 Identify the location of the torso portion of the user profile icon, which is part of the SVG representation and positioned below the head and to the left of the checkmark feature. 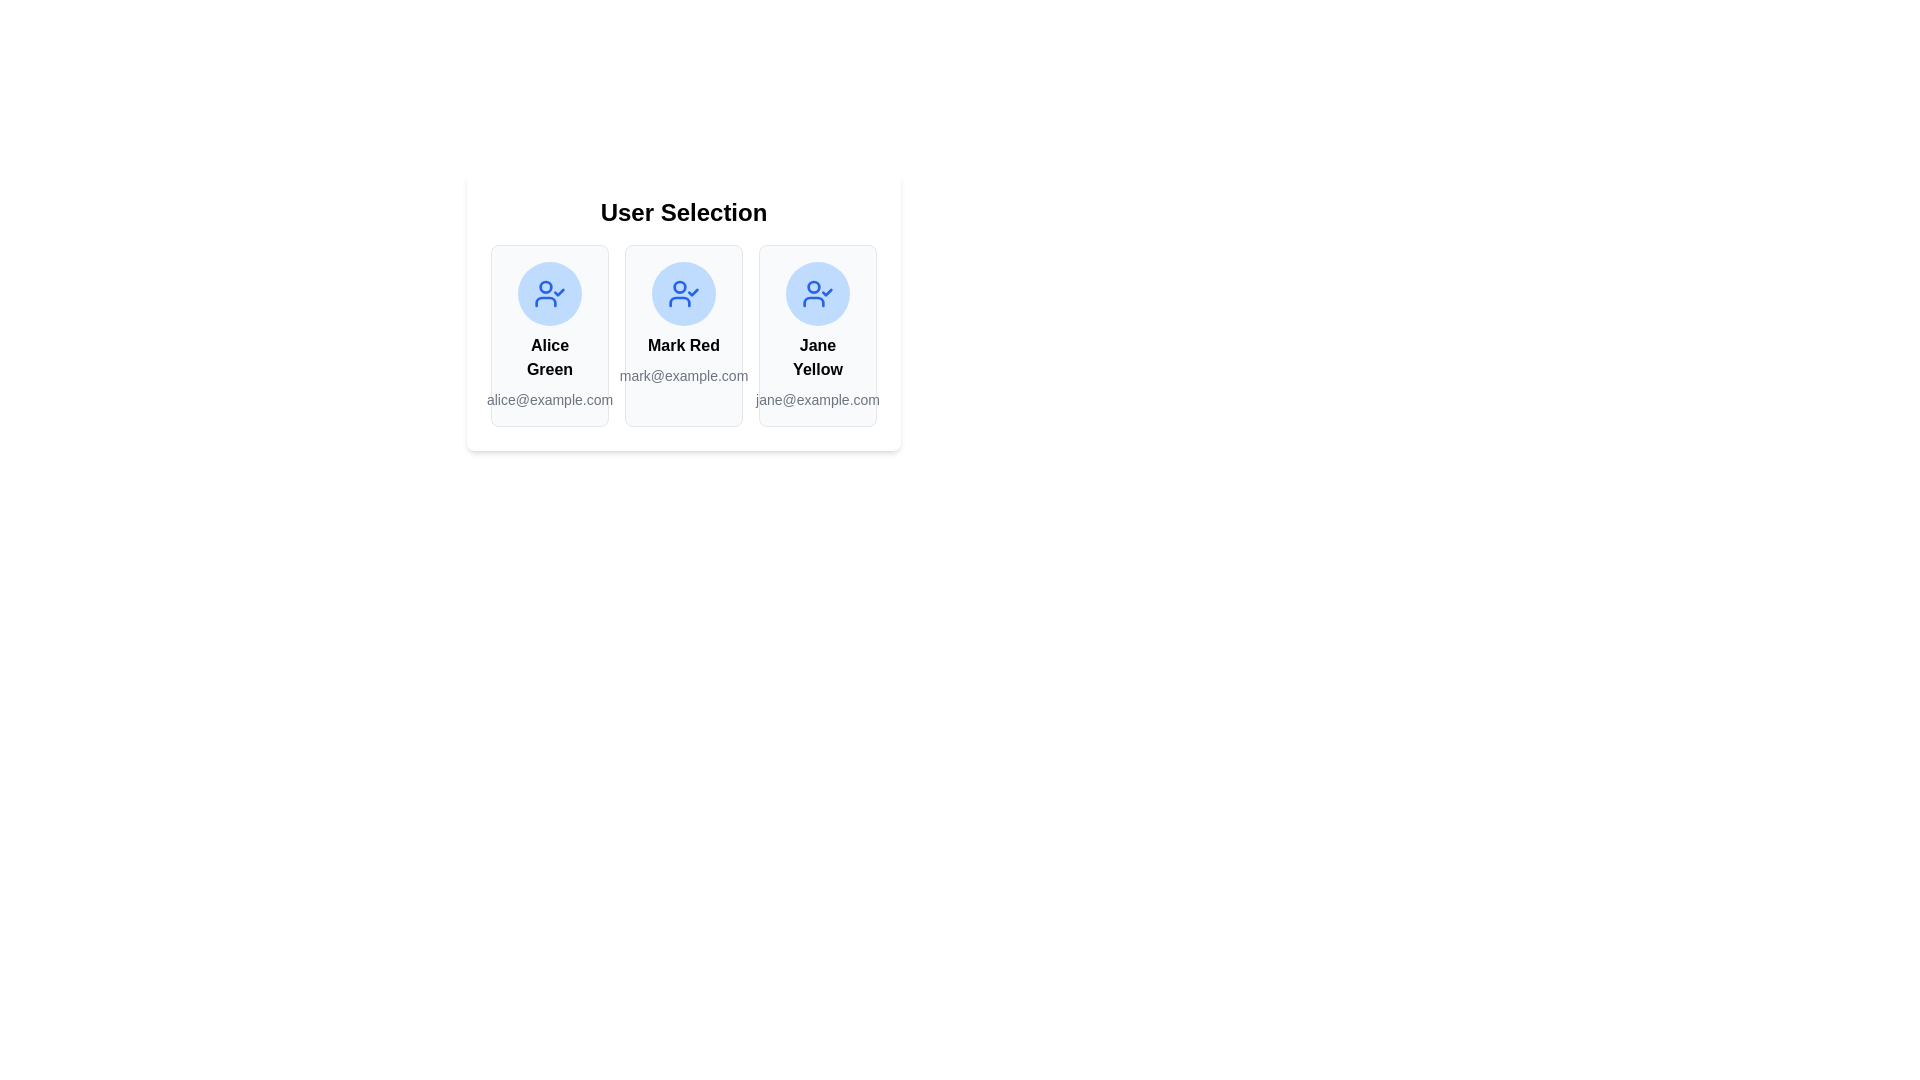
(680, 301).